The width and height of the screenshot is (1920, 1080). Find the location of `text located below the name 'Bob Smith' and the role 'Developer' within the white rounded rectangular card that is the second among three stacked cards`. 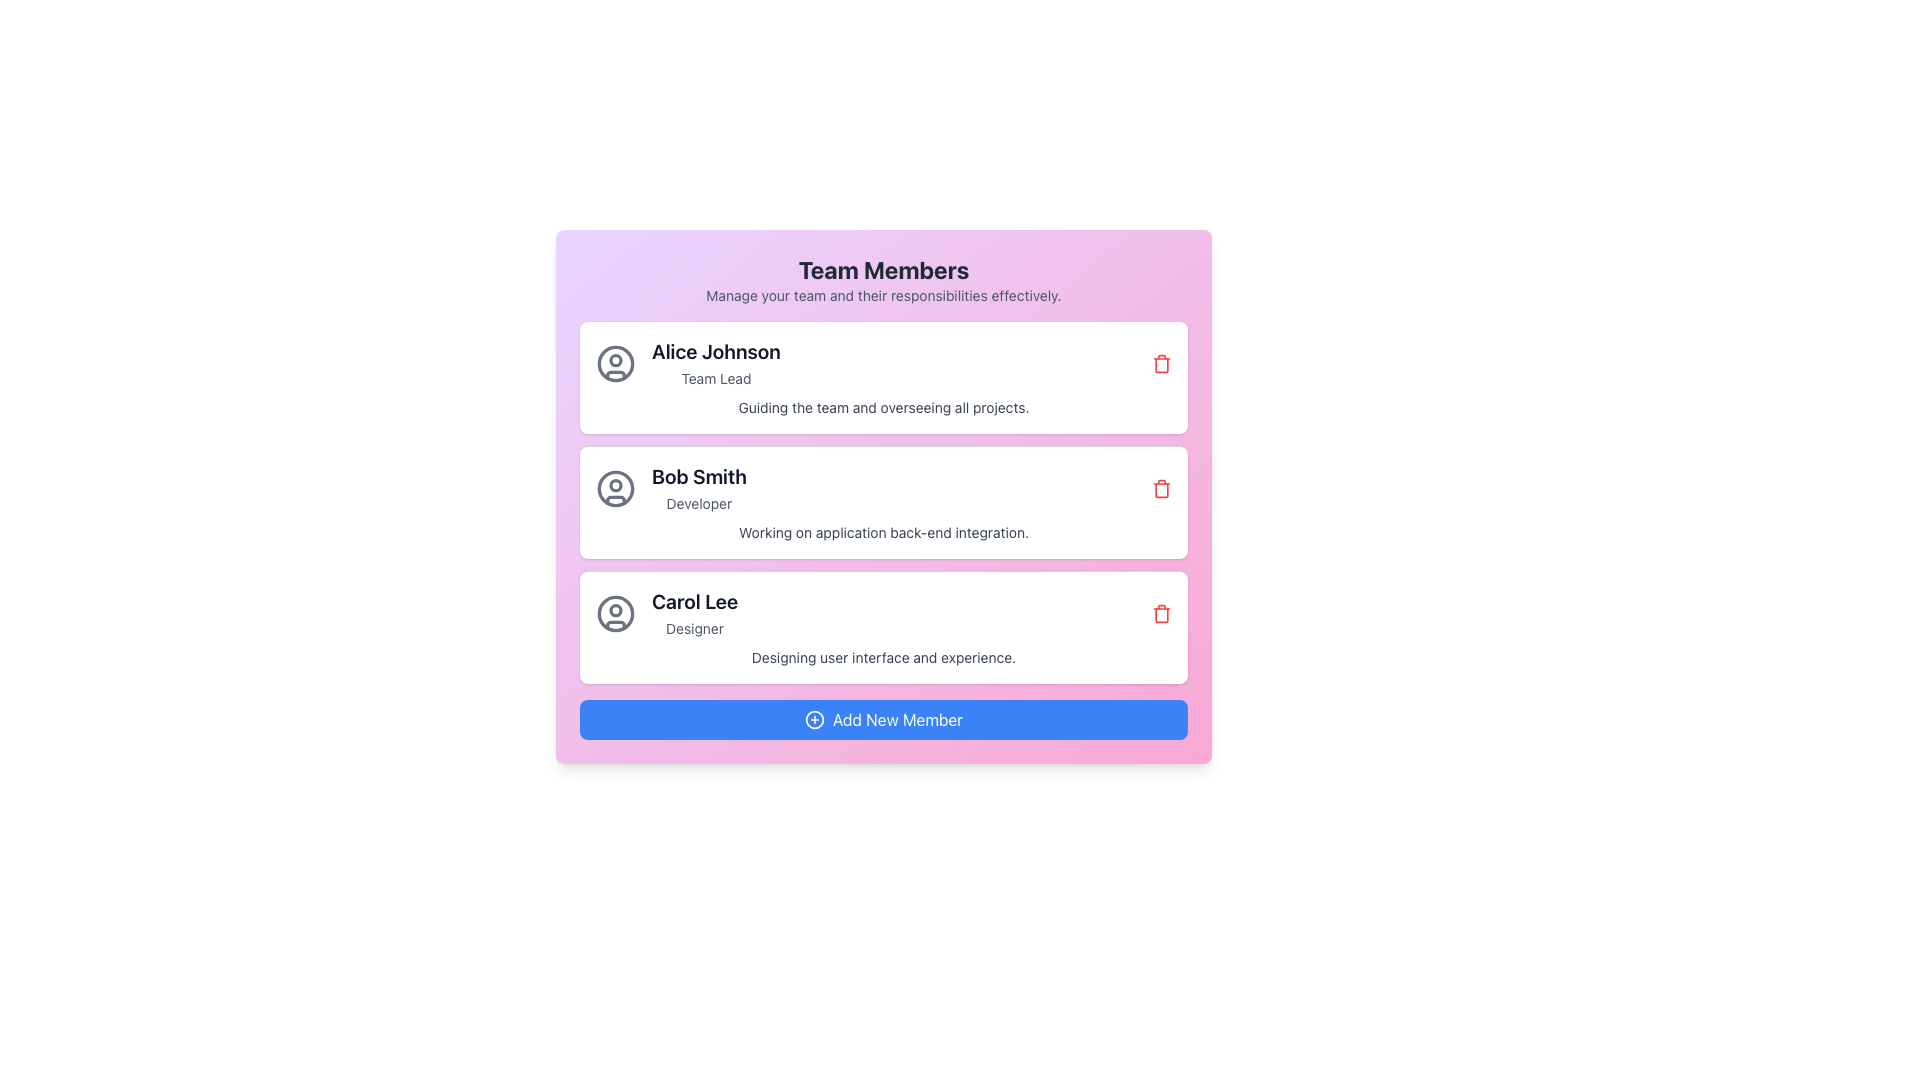

text located below the name 'Bob Smith' and the role 'Developer' within the white rounded rectangular card that is the second among three stacked cards is located at coordinates (882, 531).